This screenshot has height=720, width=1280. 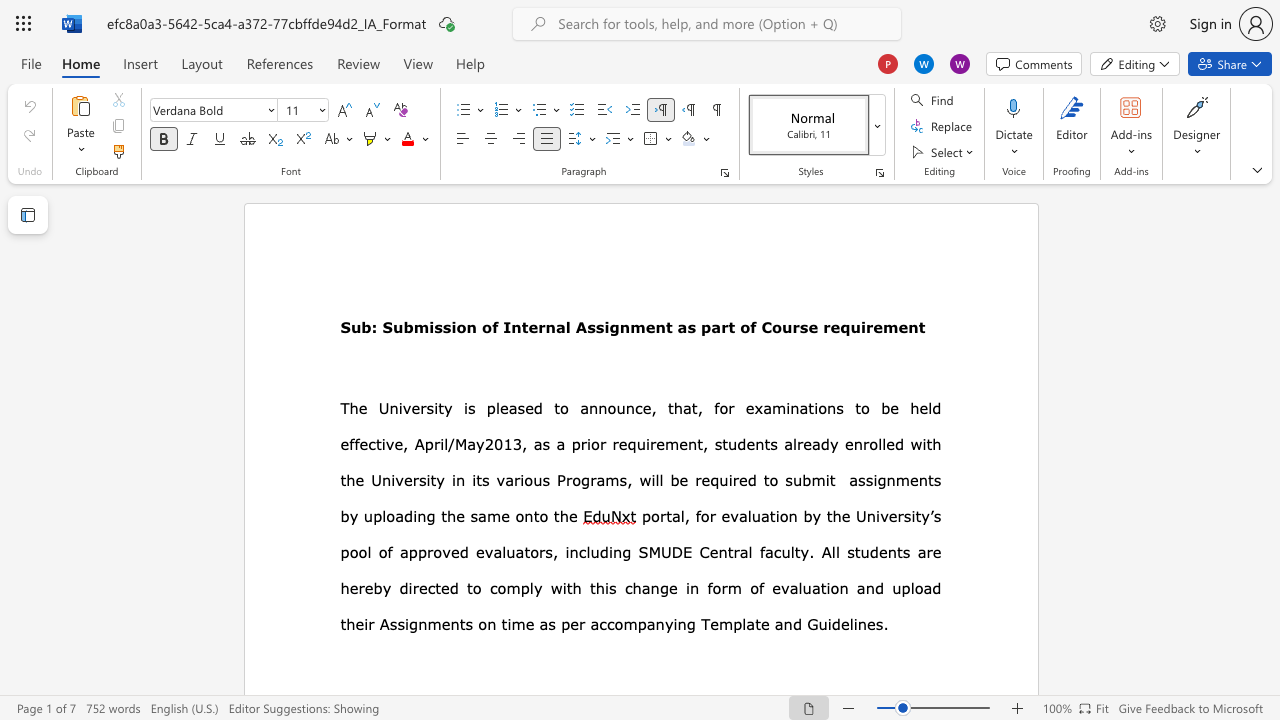 I want to click on the 1th character "a" in the text, so click(x=560, y=326).